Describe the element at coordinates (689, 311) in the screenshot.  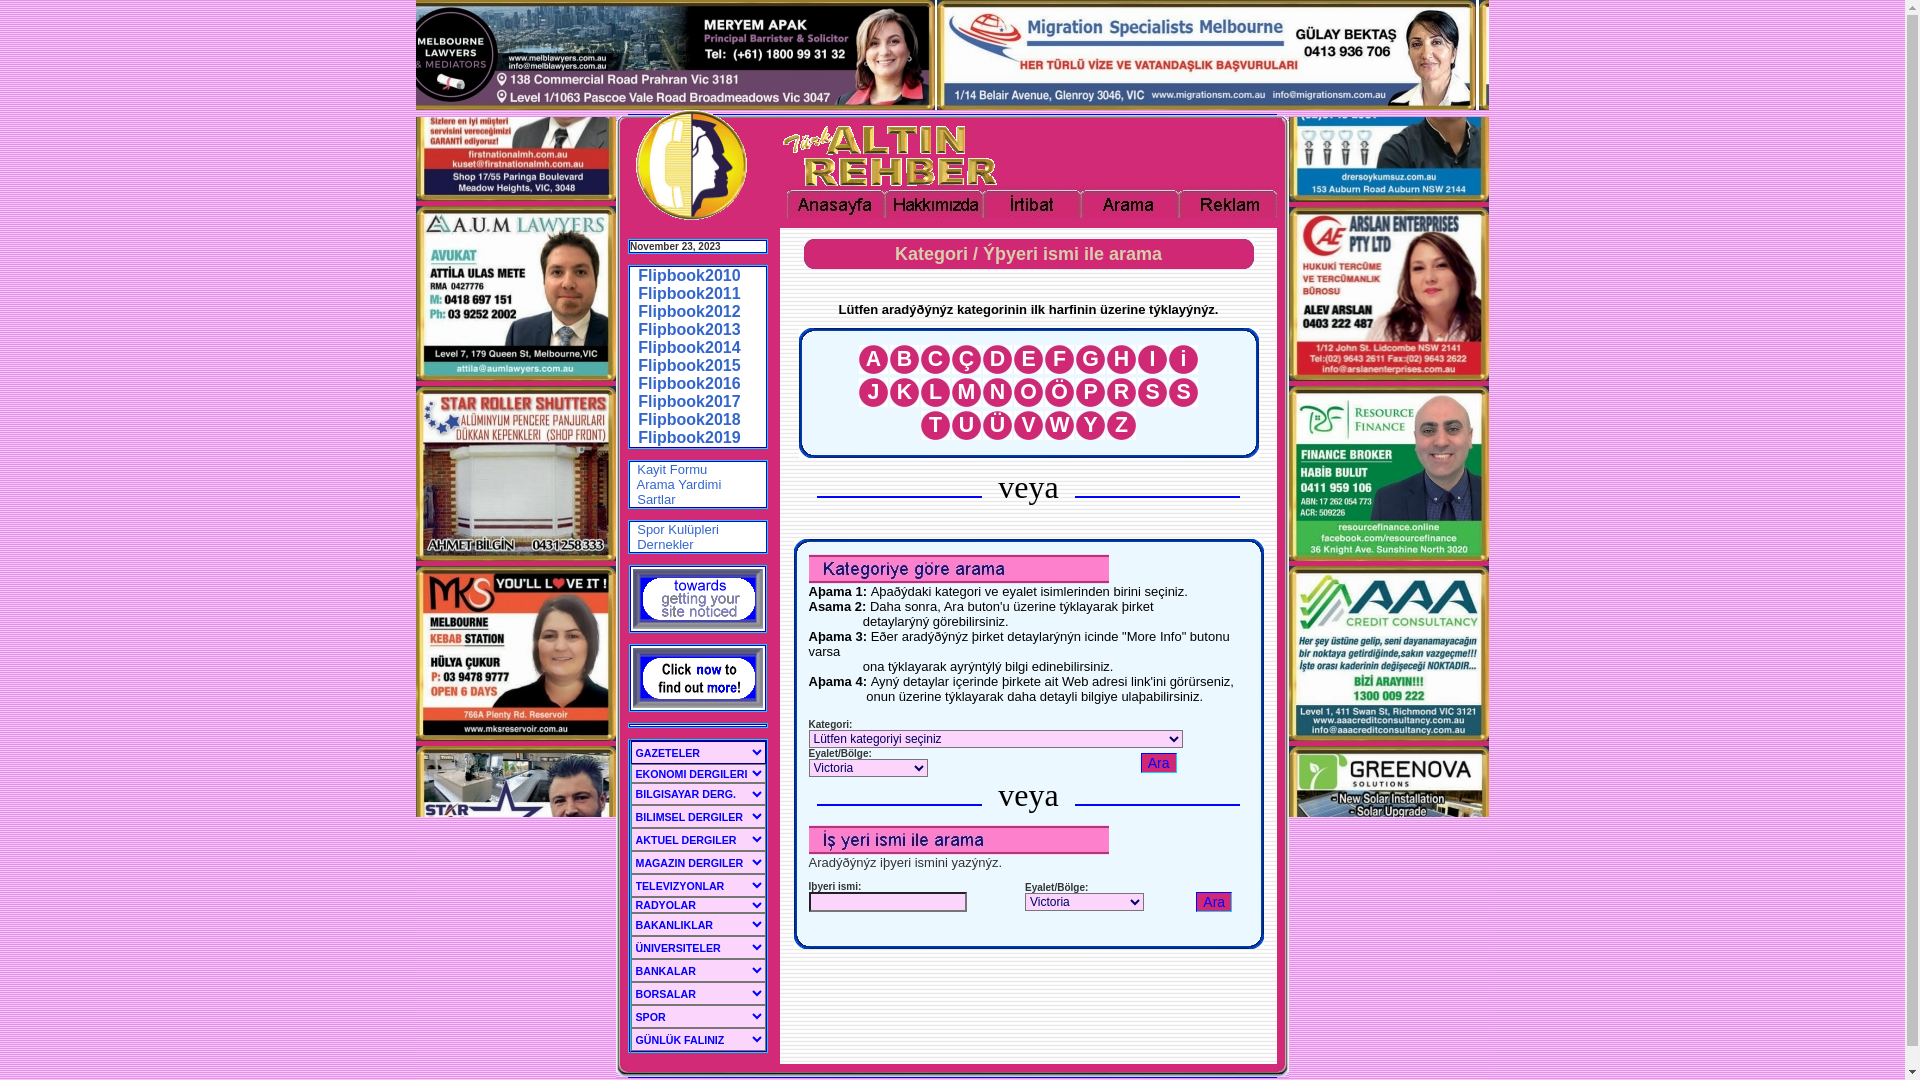
I see `'Flipbook2012'` at that location.